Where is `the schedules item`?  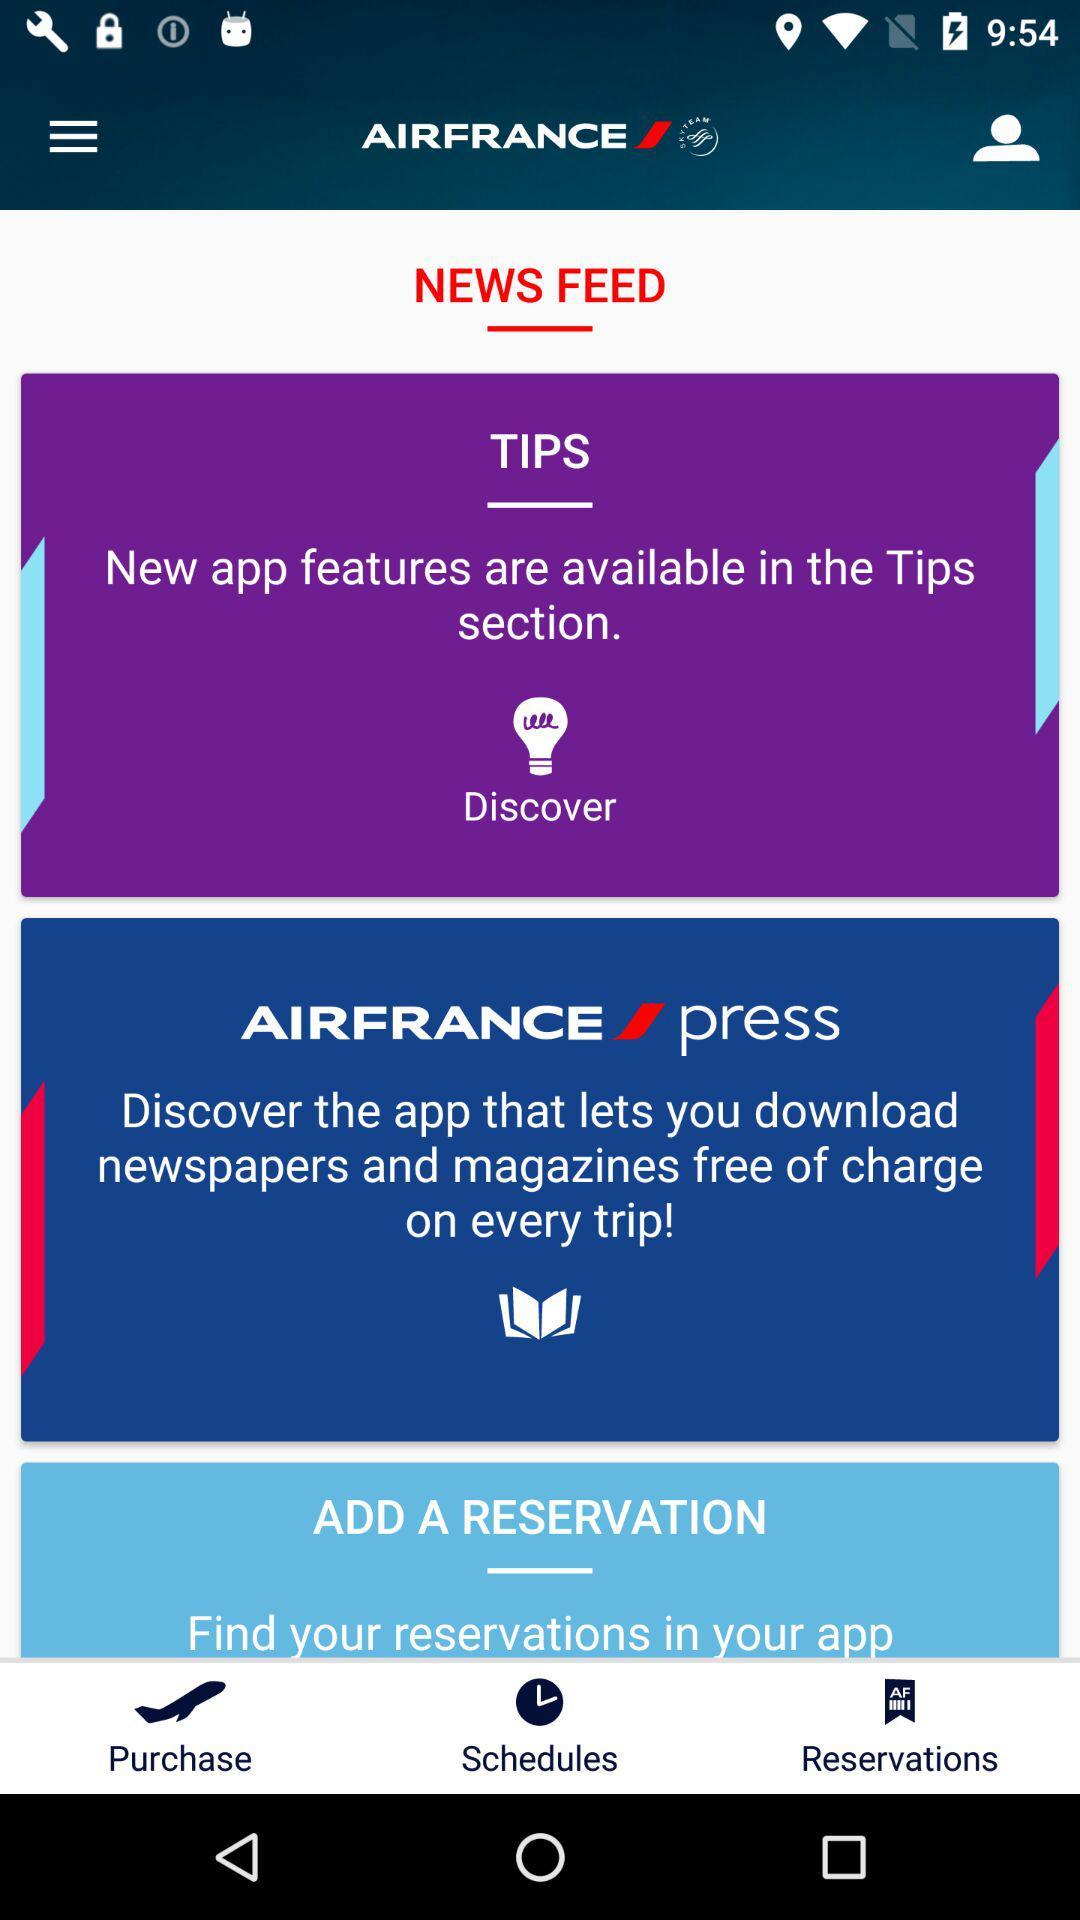 the schedules item is located at coordinates (540, 1727).